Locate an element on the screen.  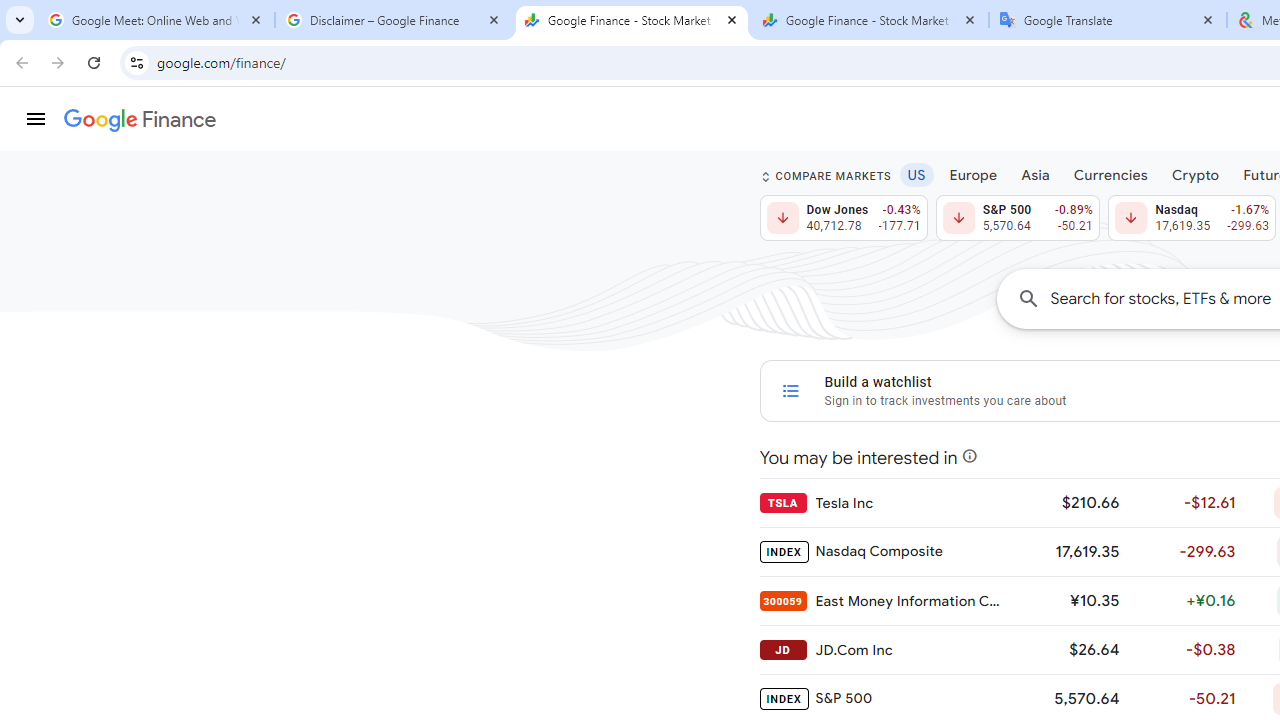
'Nasdaq 17,619.35 Down by 1.67% -299.63' is located at coordinates (1192, 218).